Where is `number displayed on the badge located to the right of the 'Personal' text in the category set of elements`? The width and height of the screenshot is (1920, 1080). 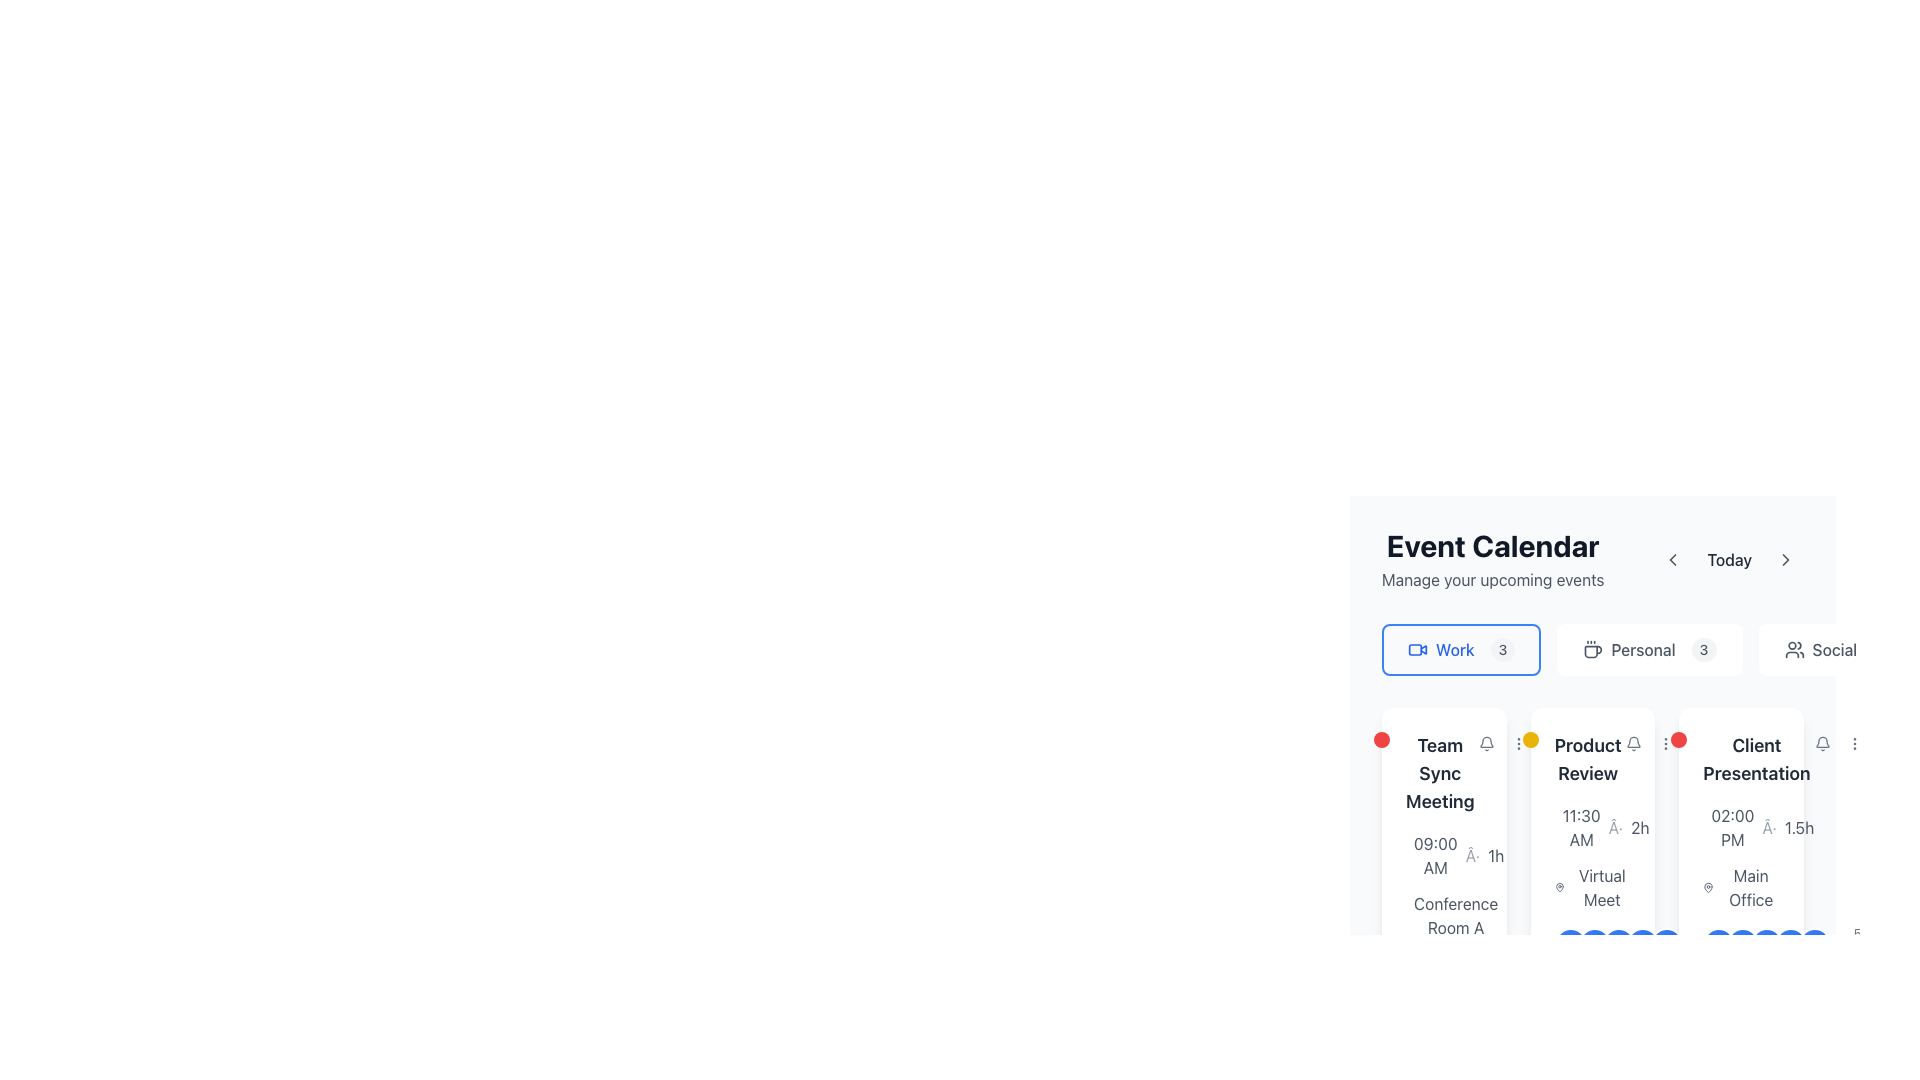
number displayed on the badge located to the right of the 'Personal' text in the category set of elements is located at coordinates (1703, 650).